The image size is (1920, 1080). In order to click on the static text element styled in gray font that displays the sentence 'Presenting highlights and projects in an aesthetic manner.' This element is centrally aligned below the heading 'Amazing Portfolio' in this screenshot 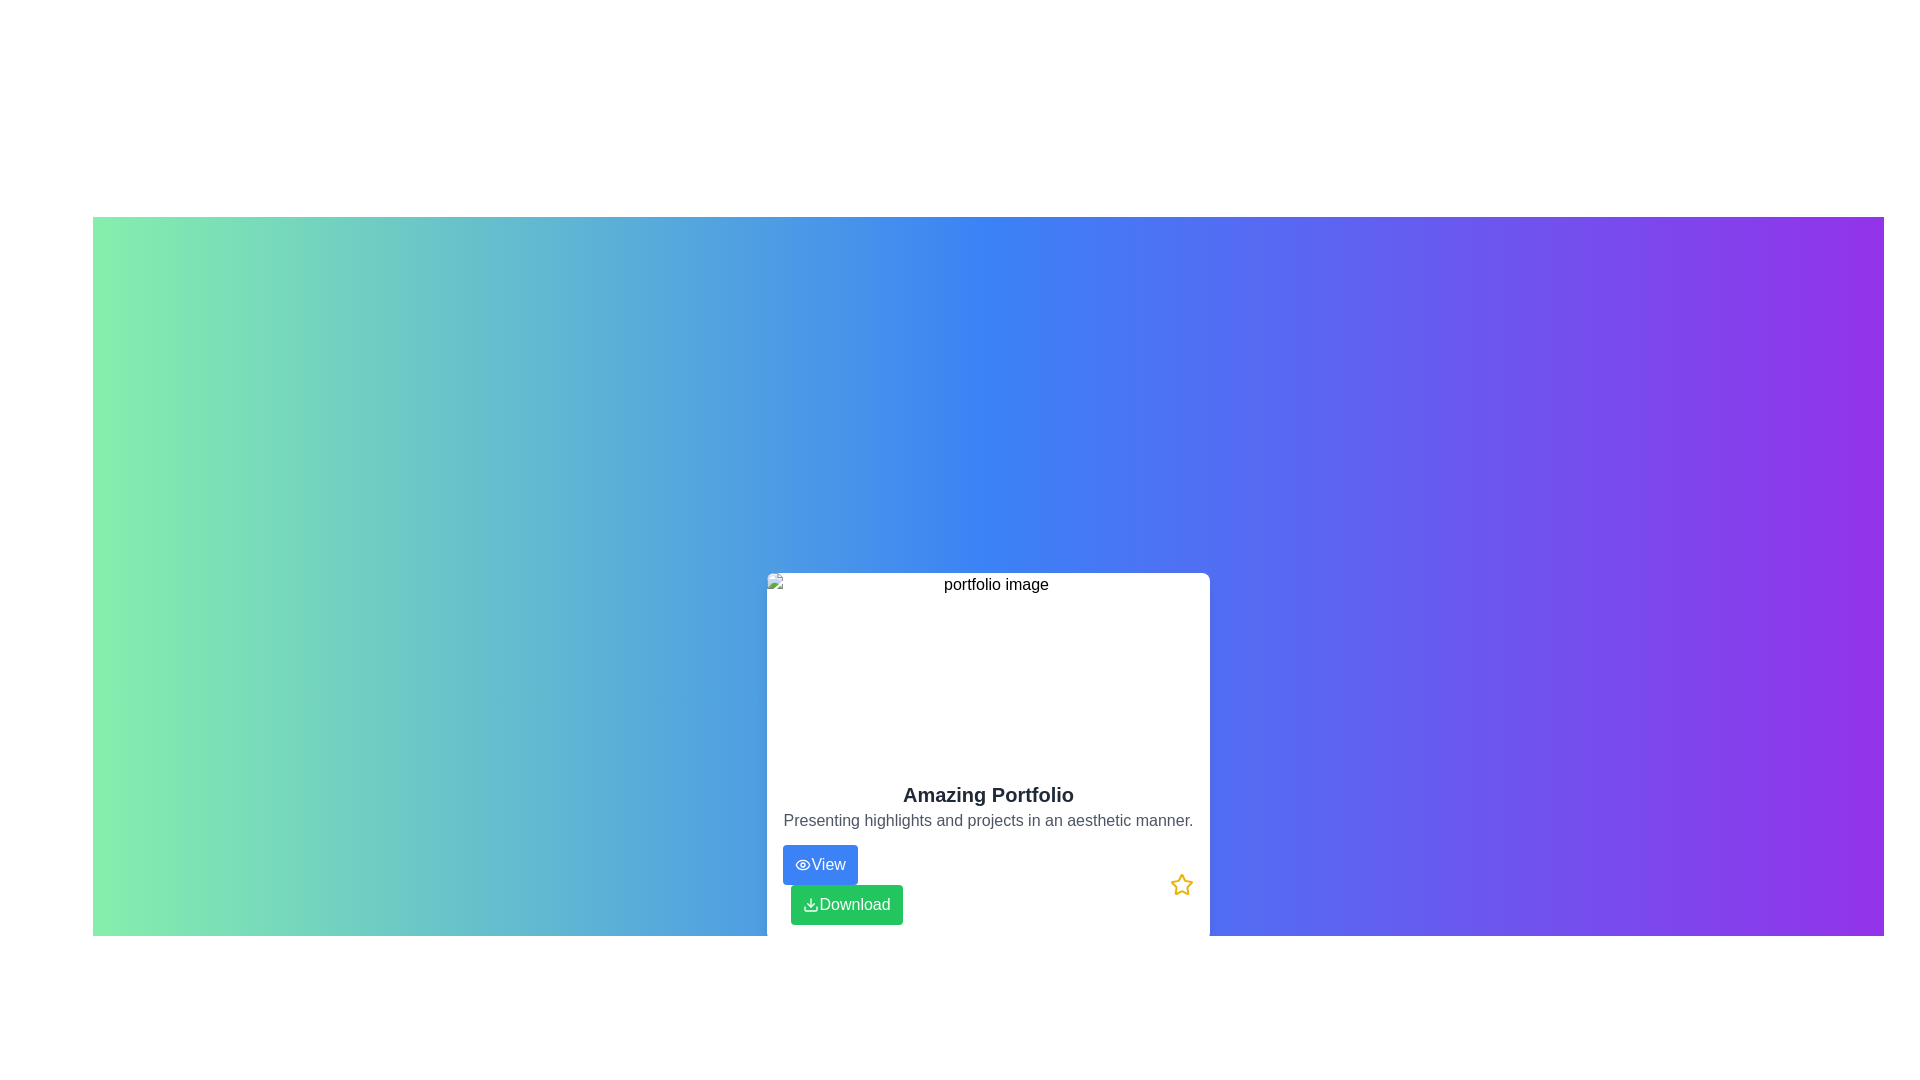, I will do `click(988, 821)`.